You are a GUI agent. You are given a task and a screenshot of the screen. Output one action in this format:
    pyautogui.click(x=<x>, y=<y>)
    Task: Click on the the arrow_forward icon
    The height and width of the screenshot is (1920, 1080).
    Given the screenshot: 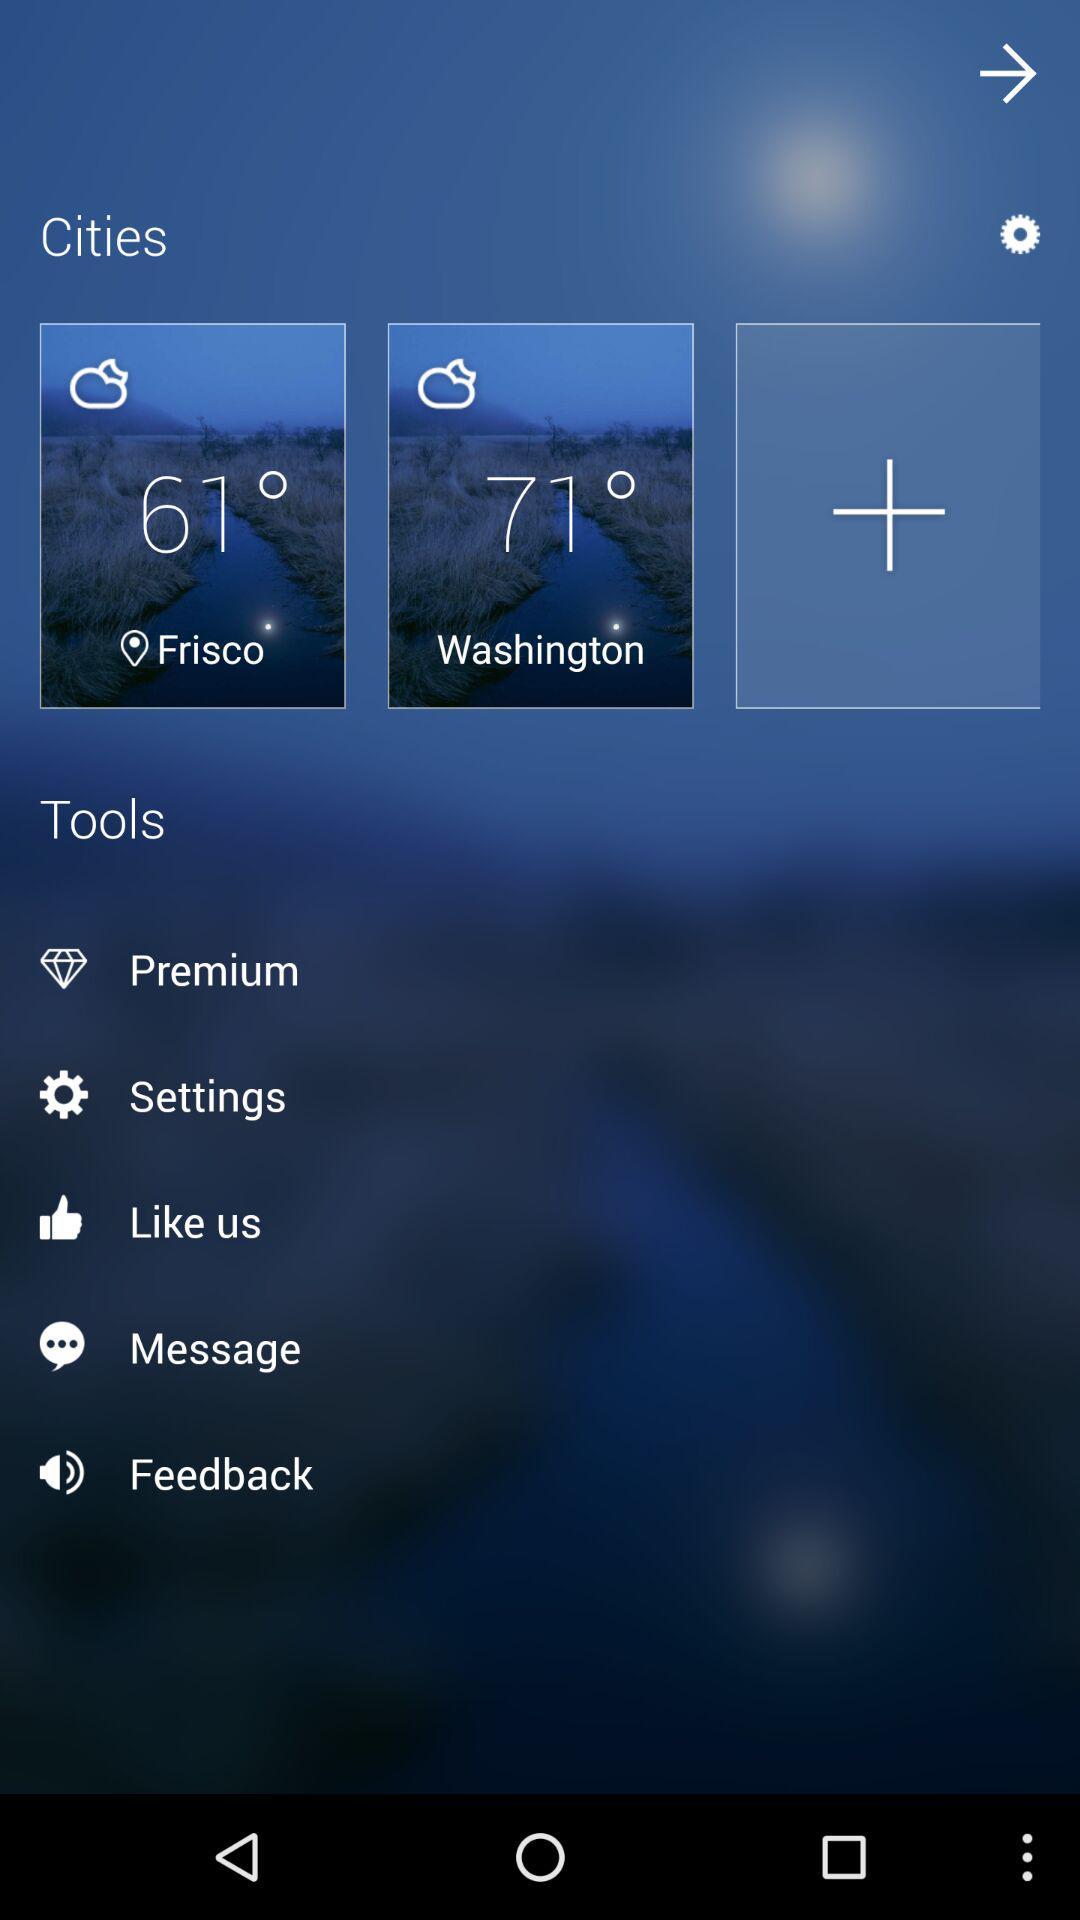 What is the action you would take?
    pyautogui.click(x=1006, y=78)
    